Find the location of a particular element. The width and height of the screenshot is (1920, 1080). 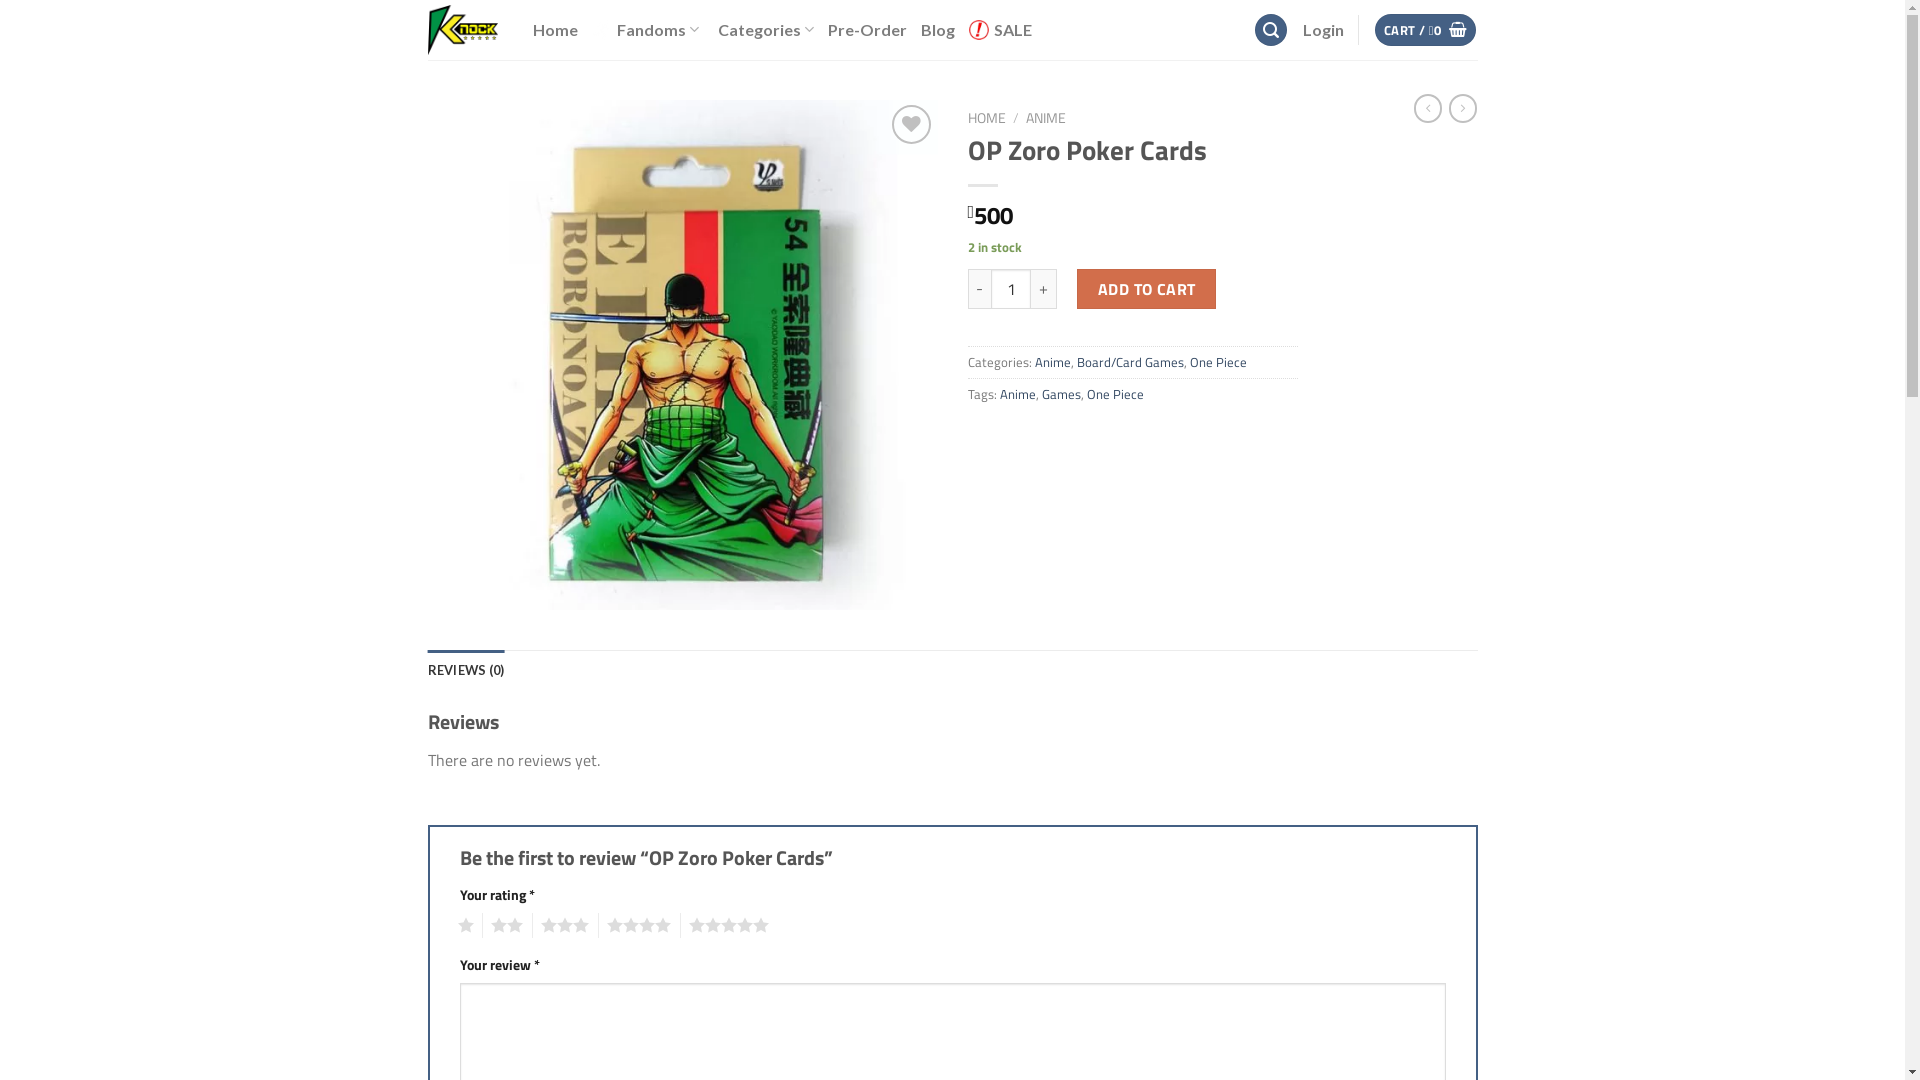

'REVIEWS (0)' is located at coordinates (426, 670).